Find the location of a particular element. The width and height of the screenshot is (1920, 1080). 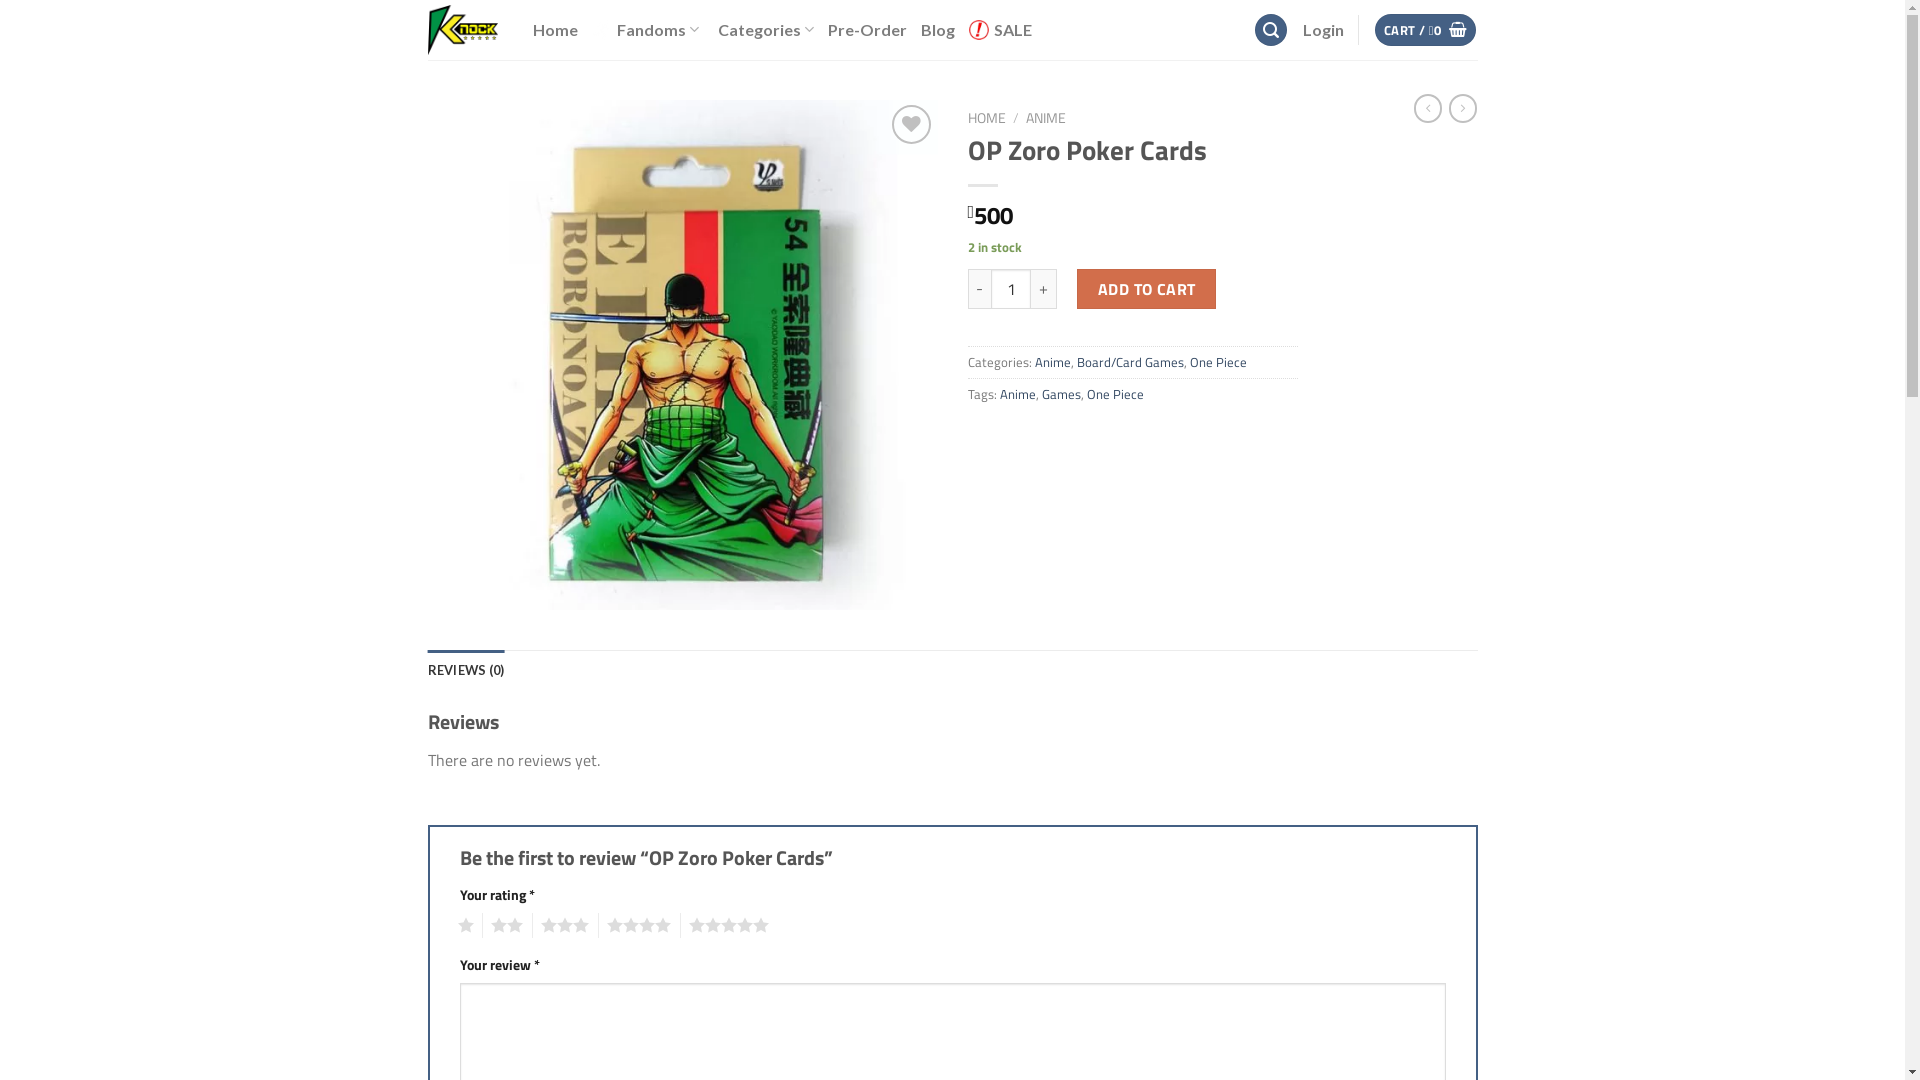

'REVIEWS (0)' is located at coordinates (426, 670).